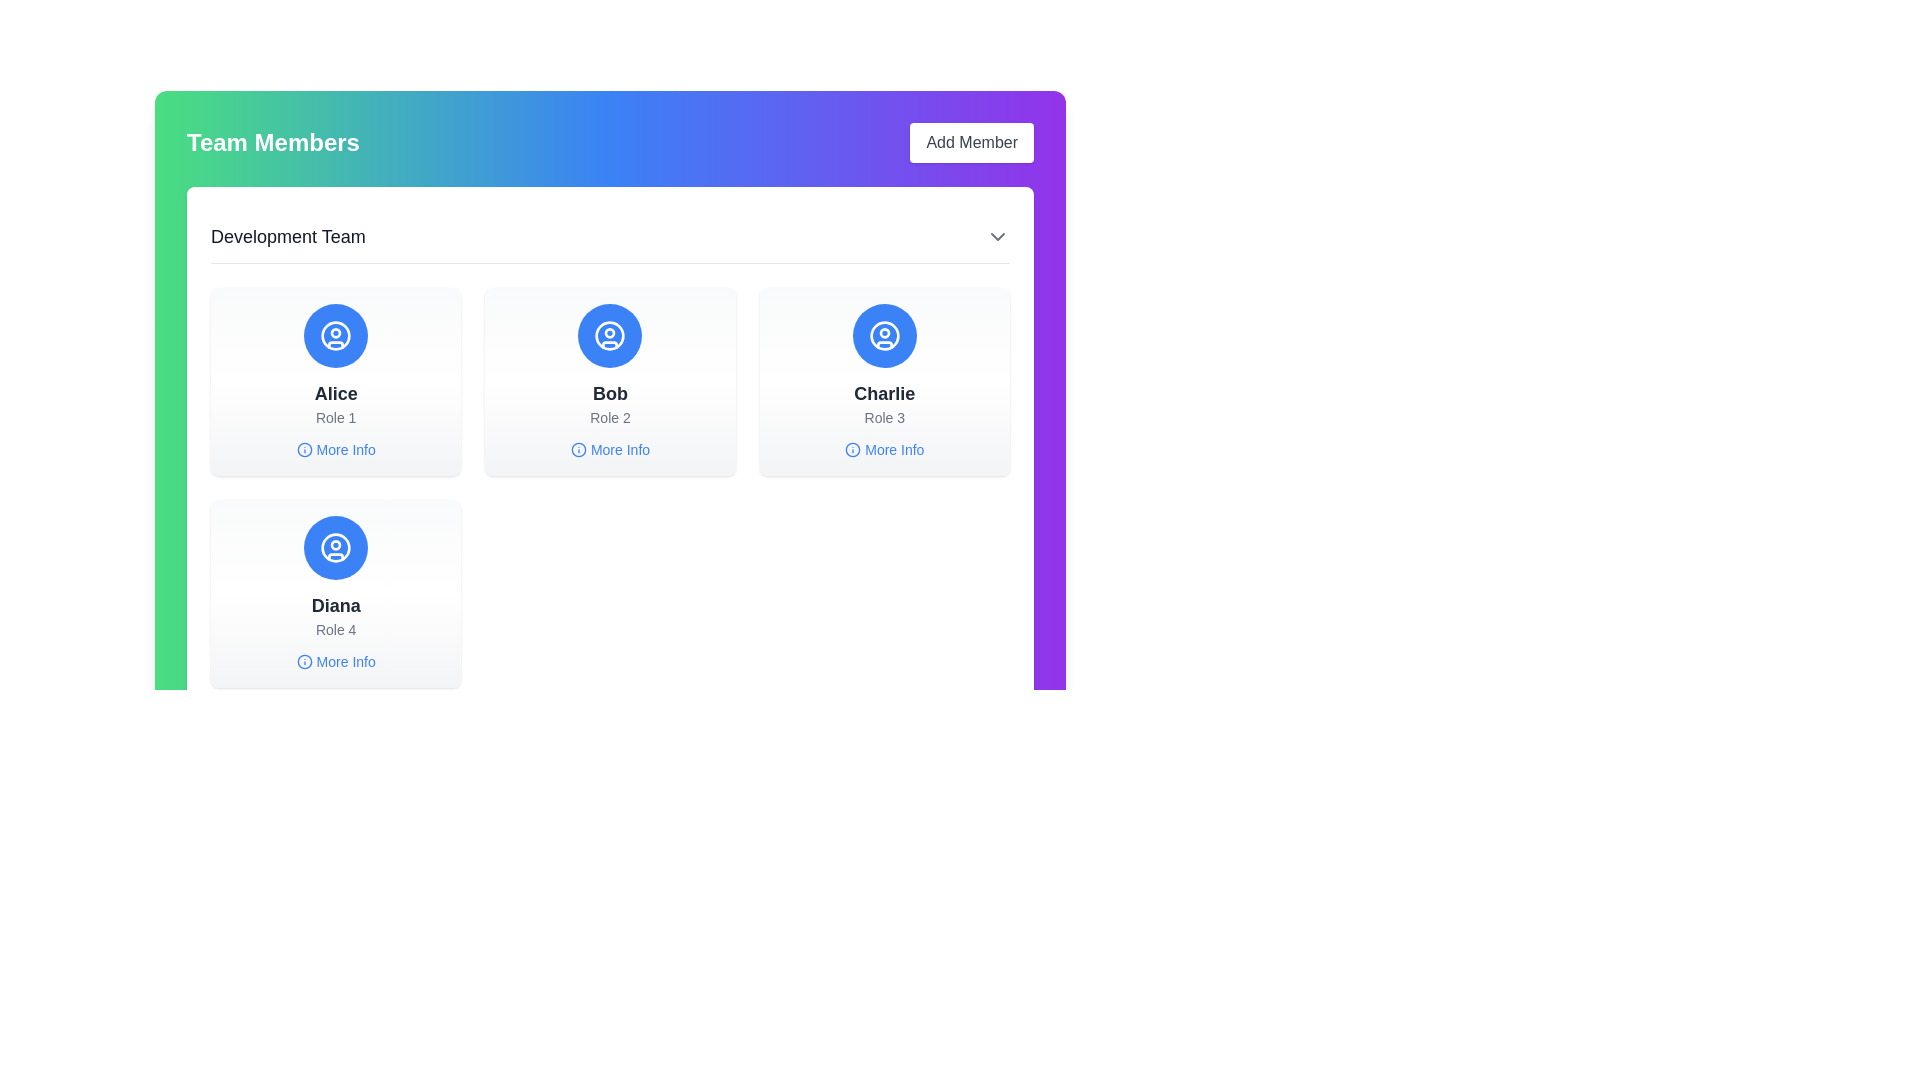  What do you see at coordinates (336, 334) in the screenshot?
I see `the decorative icon representing user 'Alice' at the top center of her card in the 'Development Team' section` at bounding box center [336, 334].